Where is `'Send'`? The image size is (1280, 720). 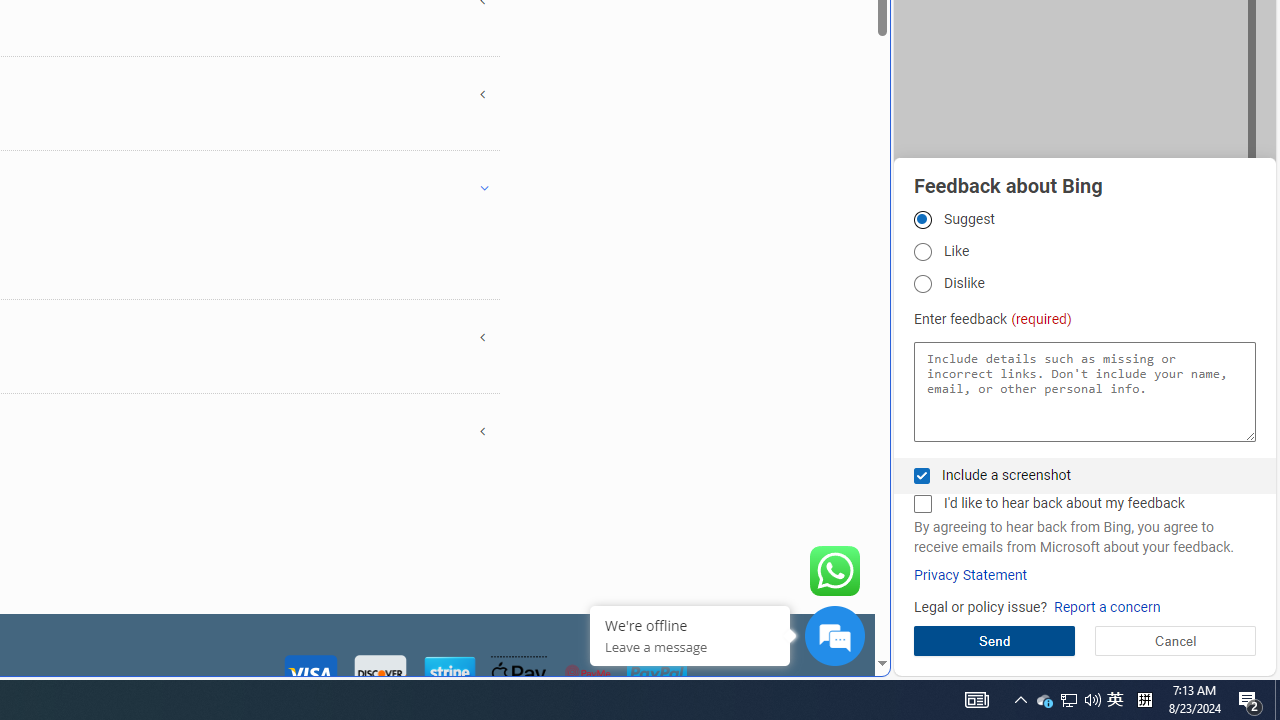 'Send' is located at coordinates (994, 640).